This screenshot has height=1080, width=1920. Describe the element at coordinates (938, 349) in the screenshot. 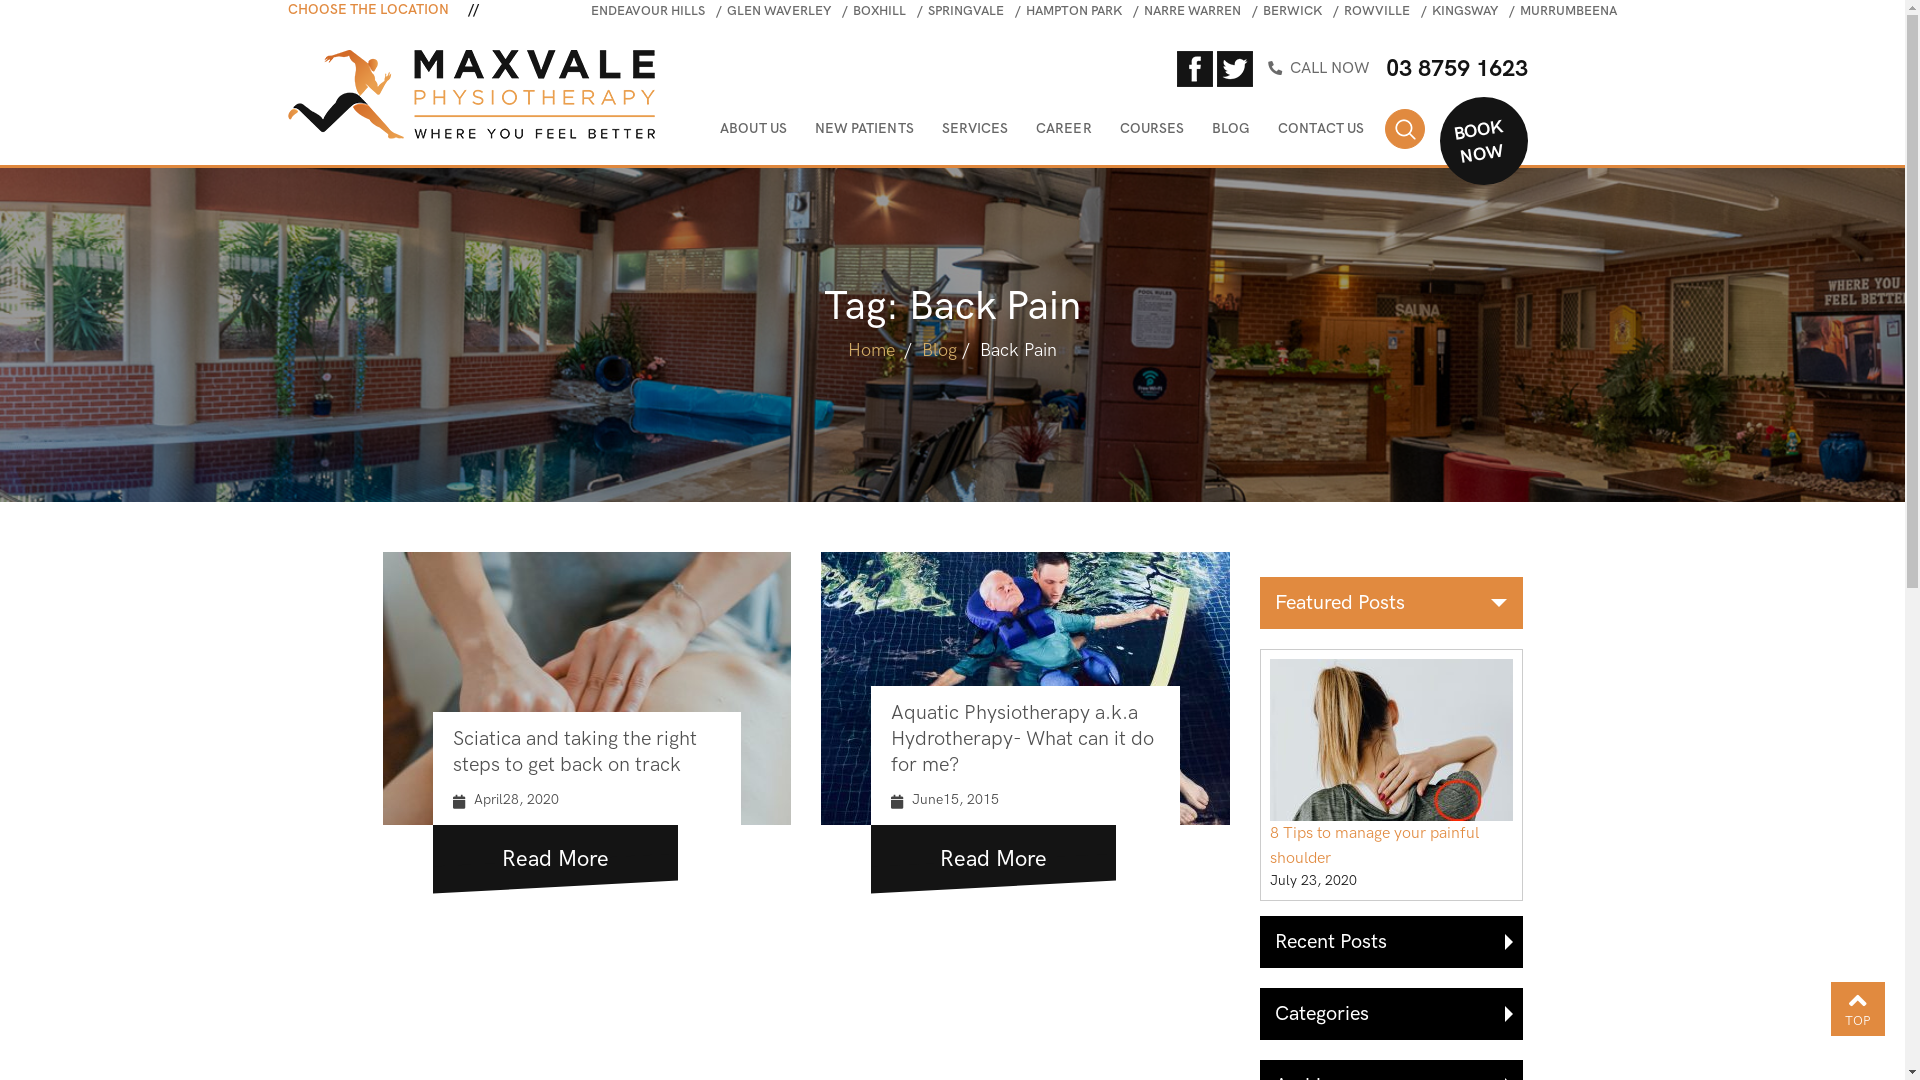

I see `'Blog'` at that location.